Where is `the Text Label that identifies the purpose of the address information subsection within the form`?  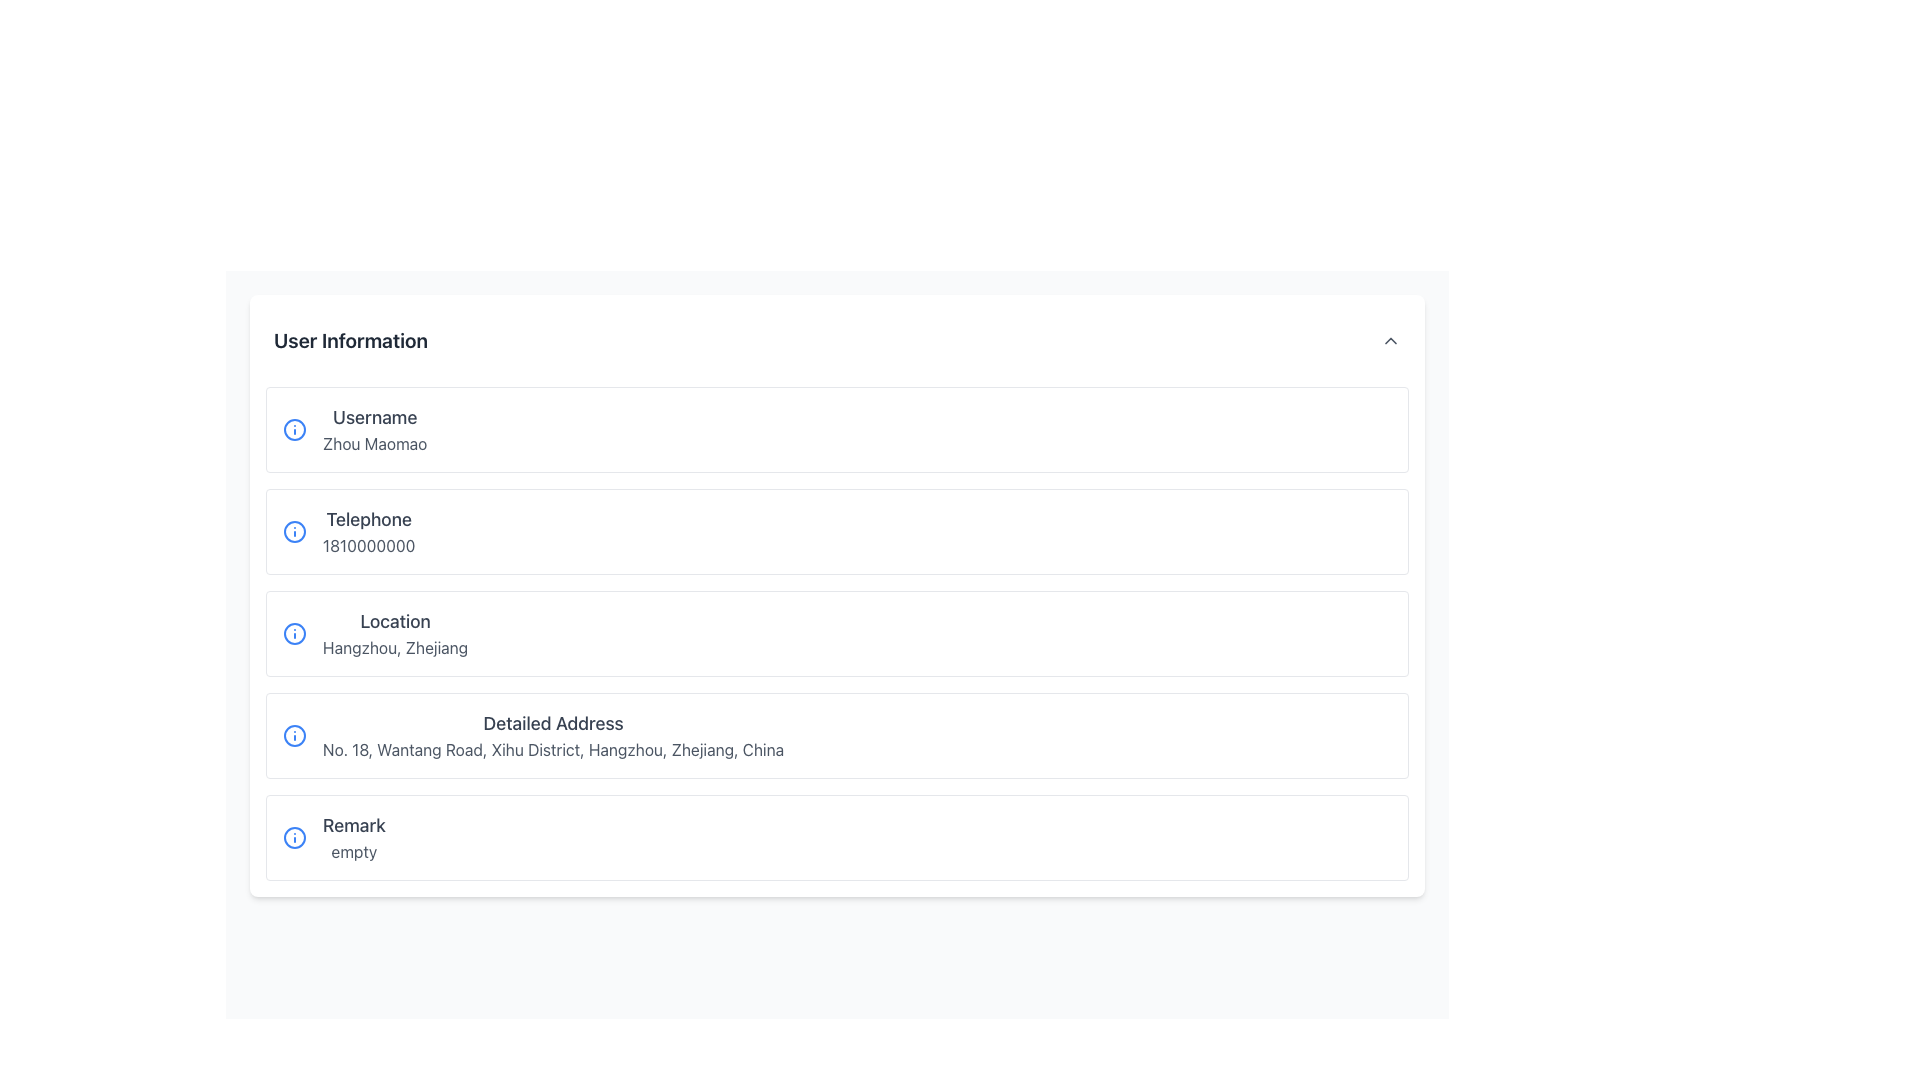
the Text Label that identifies the purpose of the address information subsection within the form is located at coordinates (553, 724).